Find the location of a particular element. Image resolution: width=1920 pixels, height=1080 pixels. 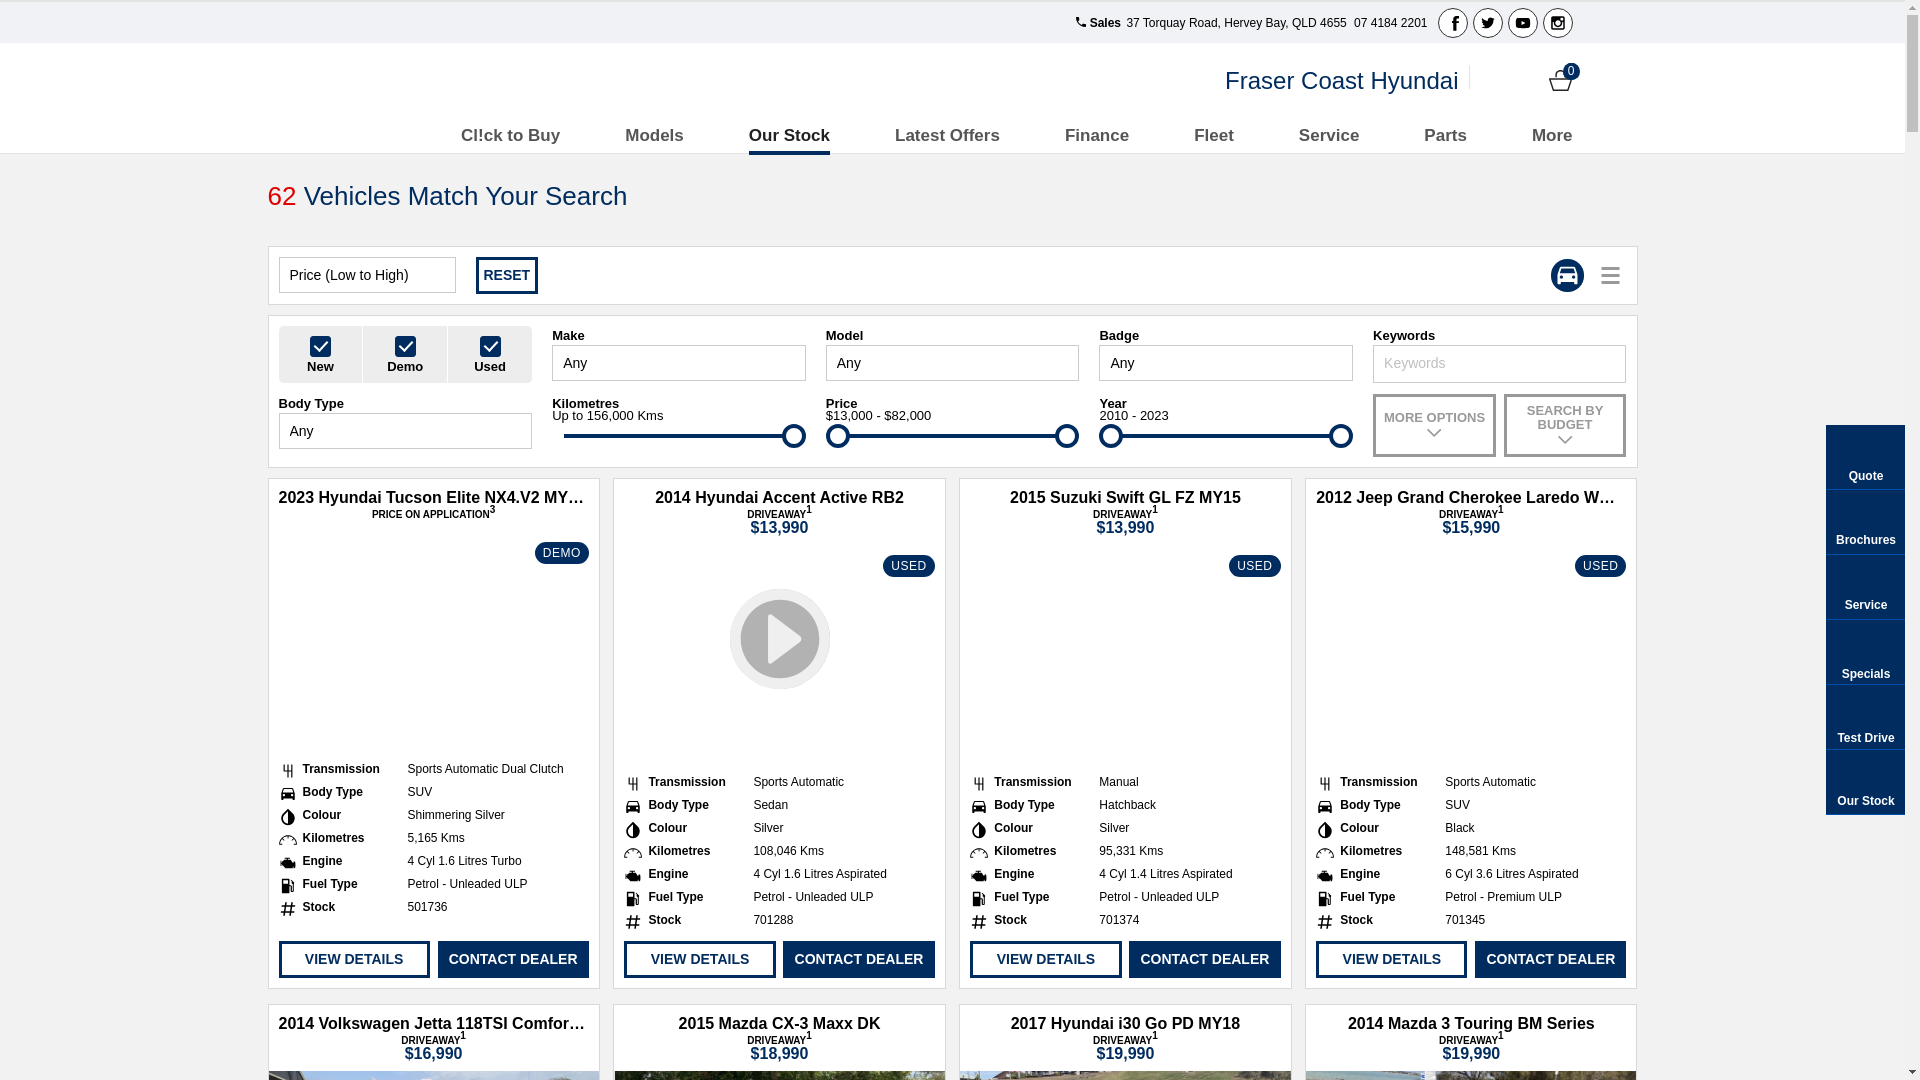

'Fleet' is located at coordinates (1213, 135).